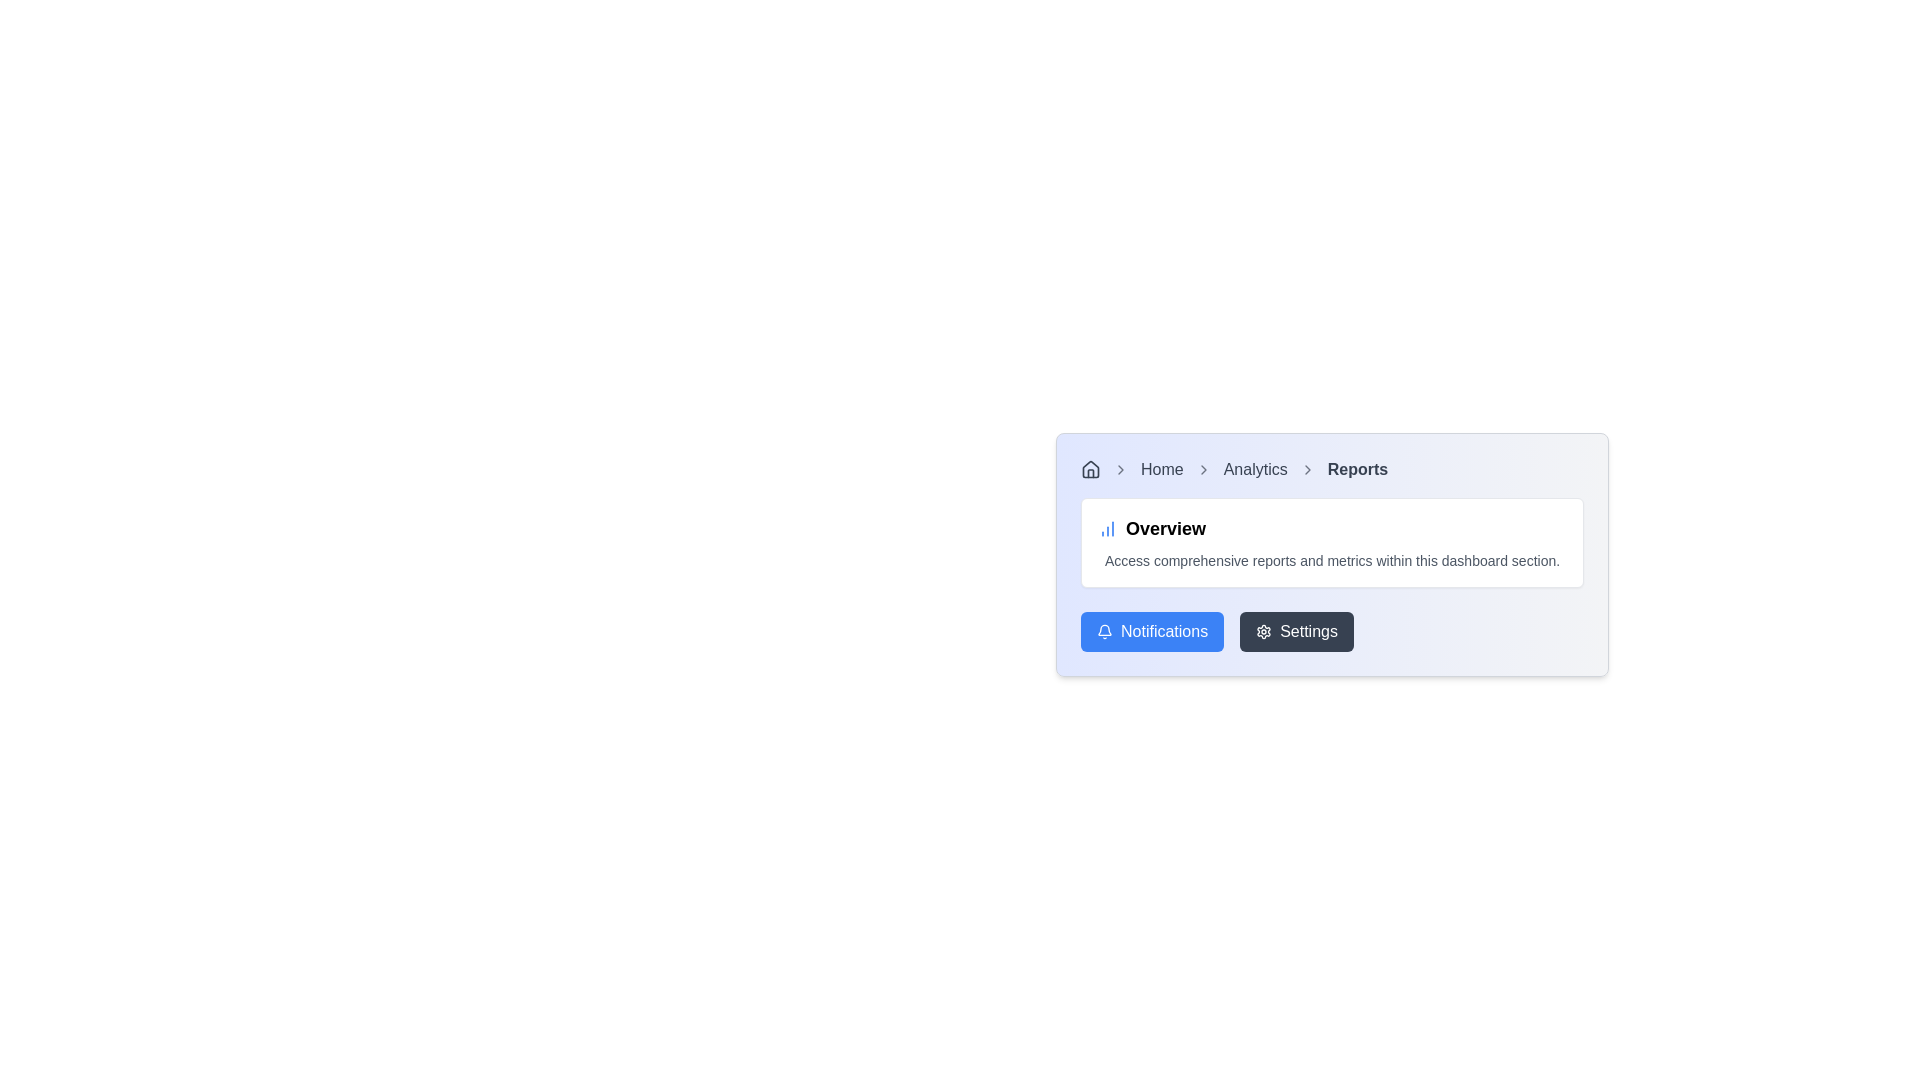  Describe the element at coordinates (1089, 469) in the screenshot. I see `keyboard navigation` at that location.